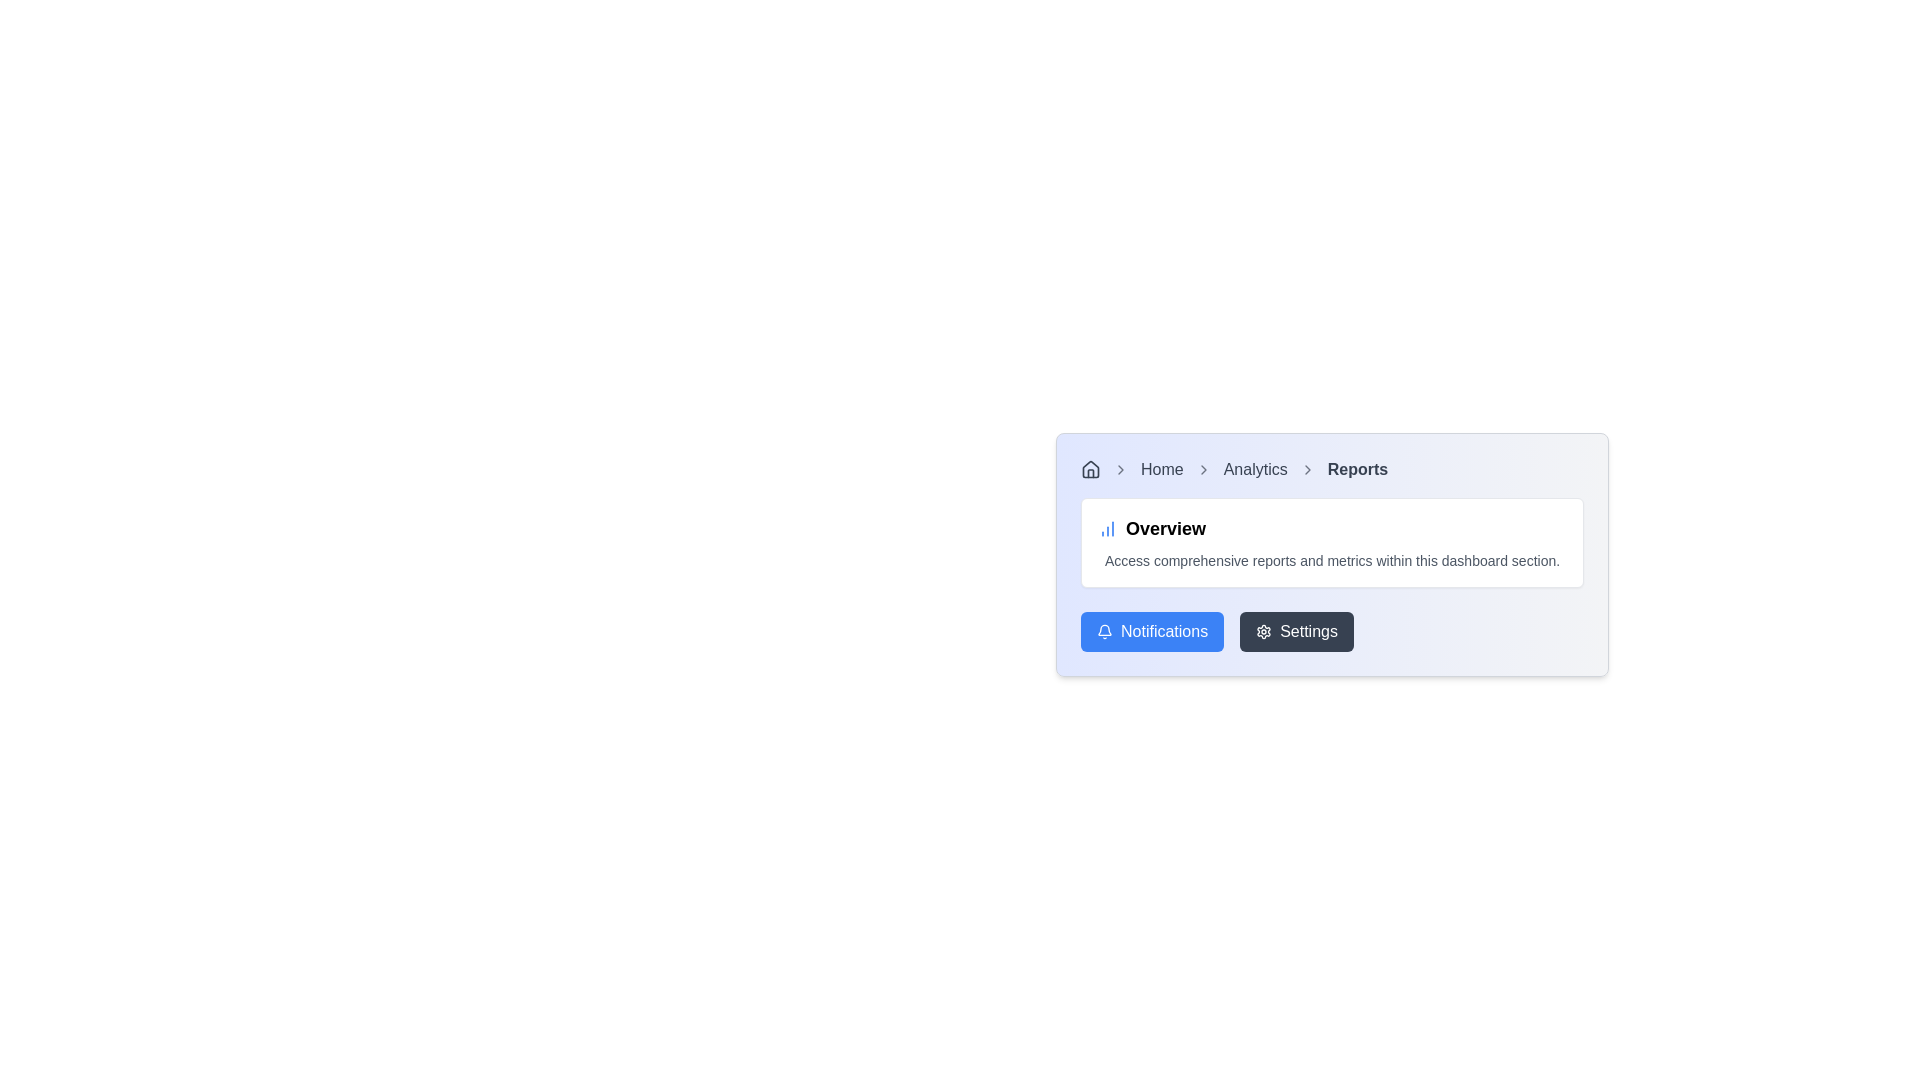  Describe the element at coordinates (1089, 469) in the screenshot. I see `keyboard navigation` at that location.